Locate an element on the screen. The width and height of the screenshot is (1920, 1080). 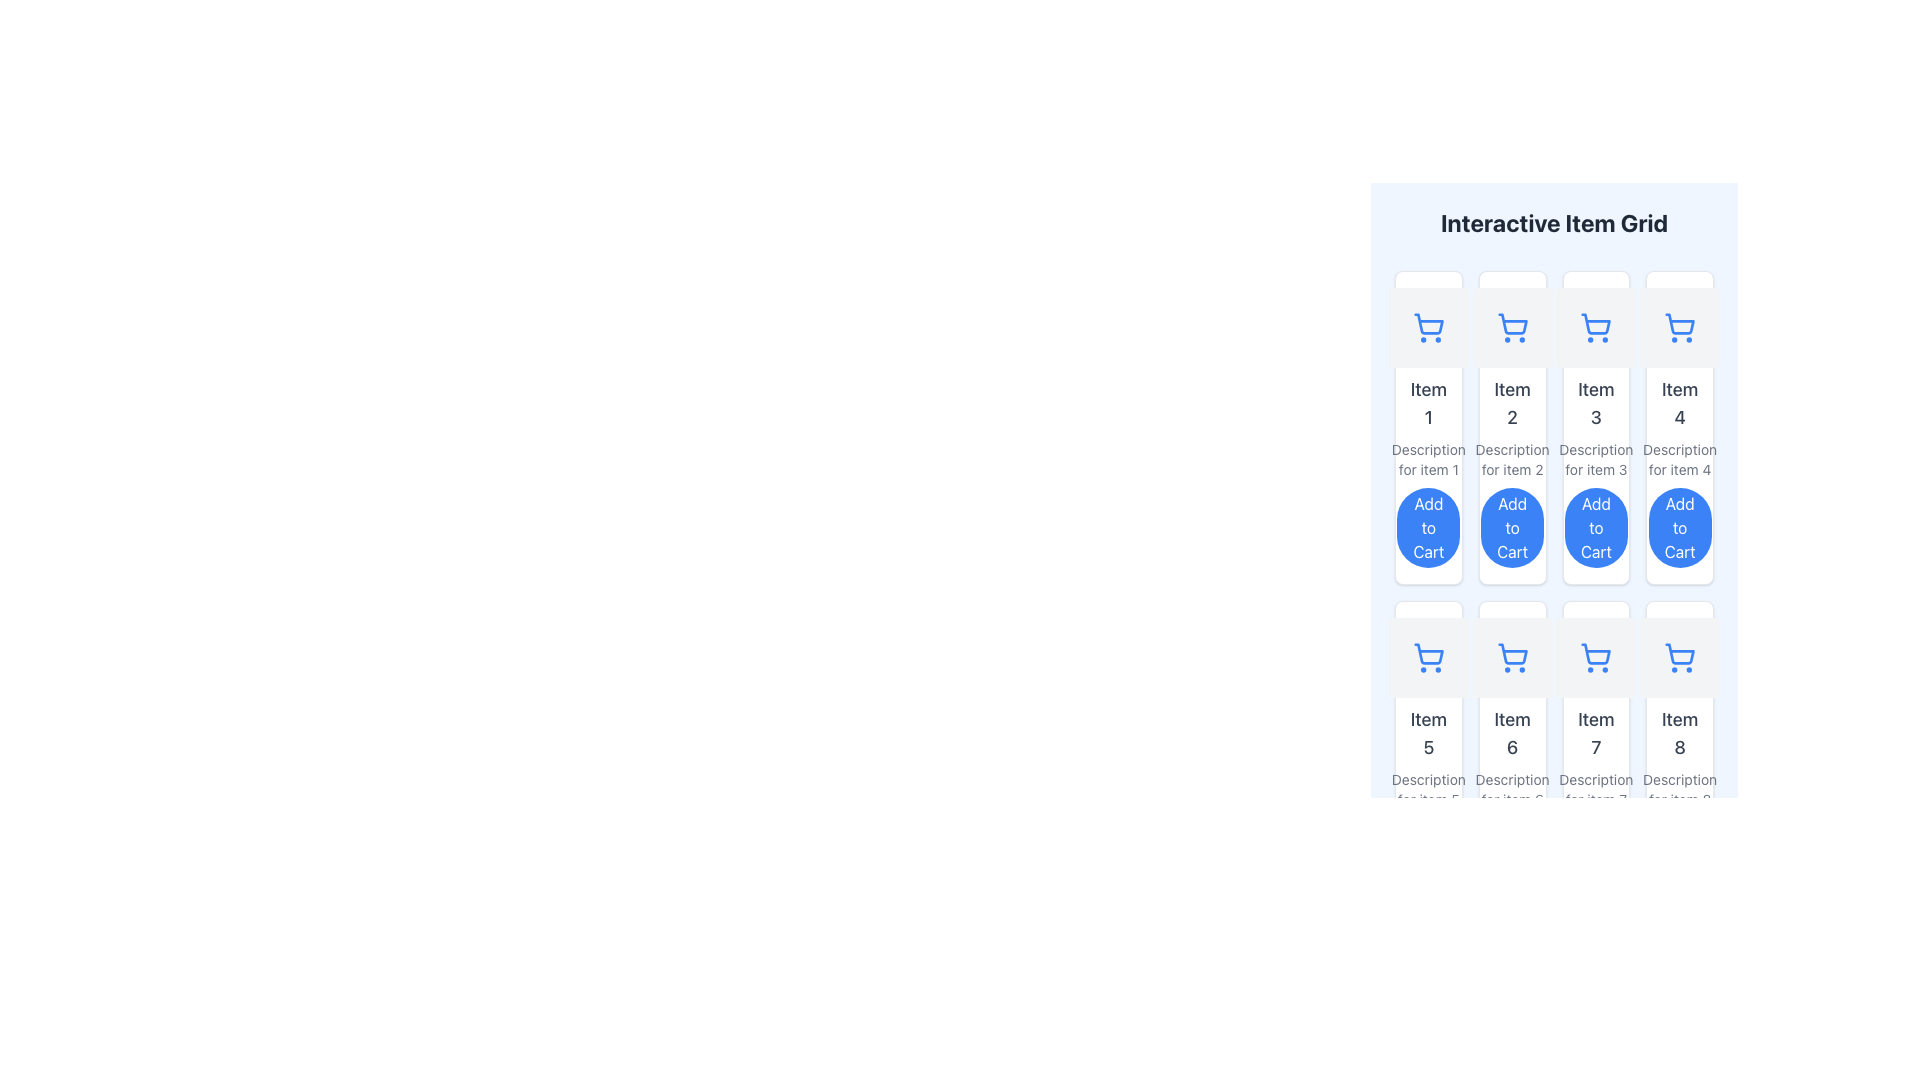
the blue shopping cart icon located in the sixth position of the 8-item grid is located at coordinates (1512, 658).